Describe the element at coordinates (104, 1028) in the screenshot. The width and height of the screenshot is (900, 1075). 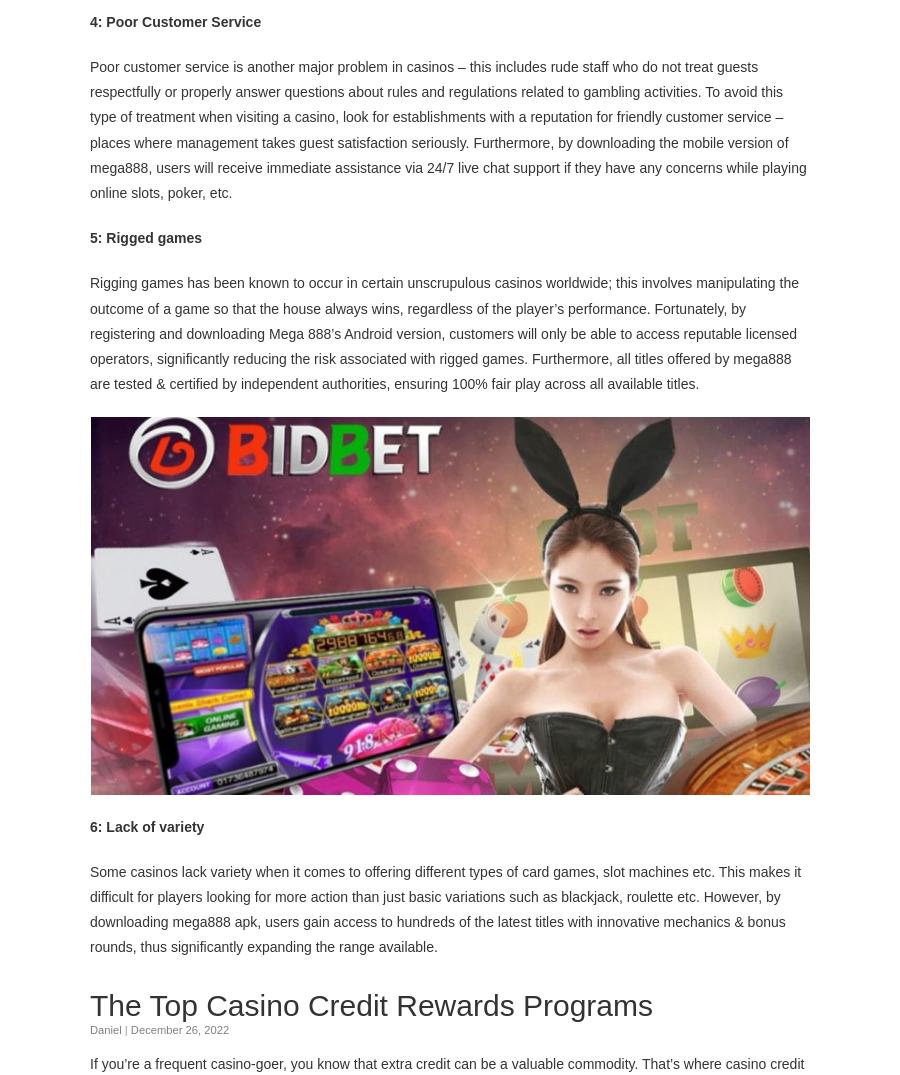
I see `'Daniel'` at that location.